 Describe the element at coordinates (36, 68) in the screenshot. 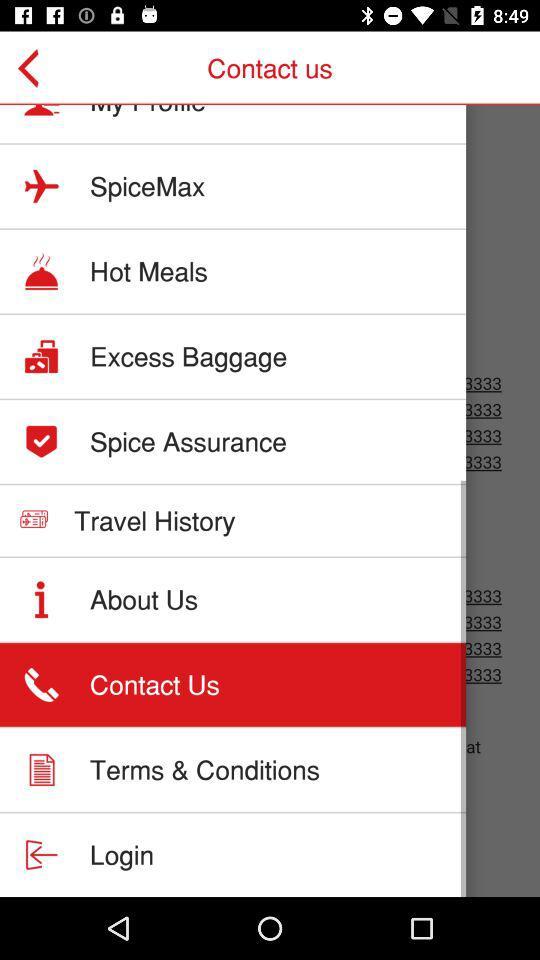

I see `item to the left of my profile` at that location.